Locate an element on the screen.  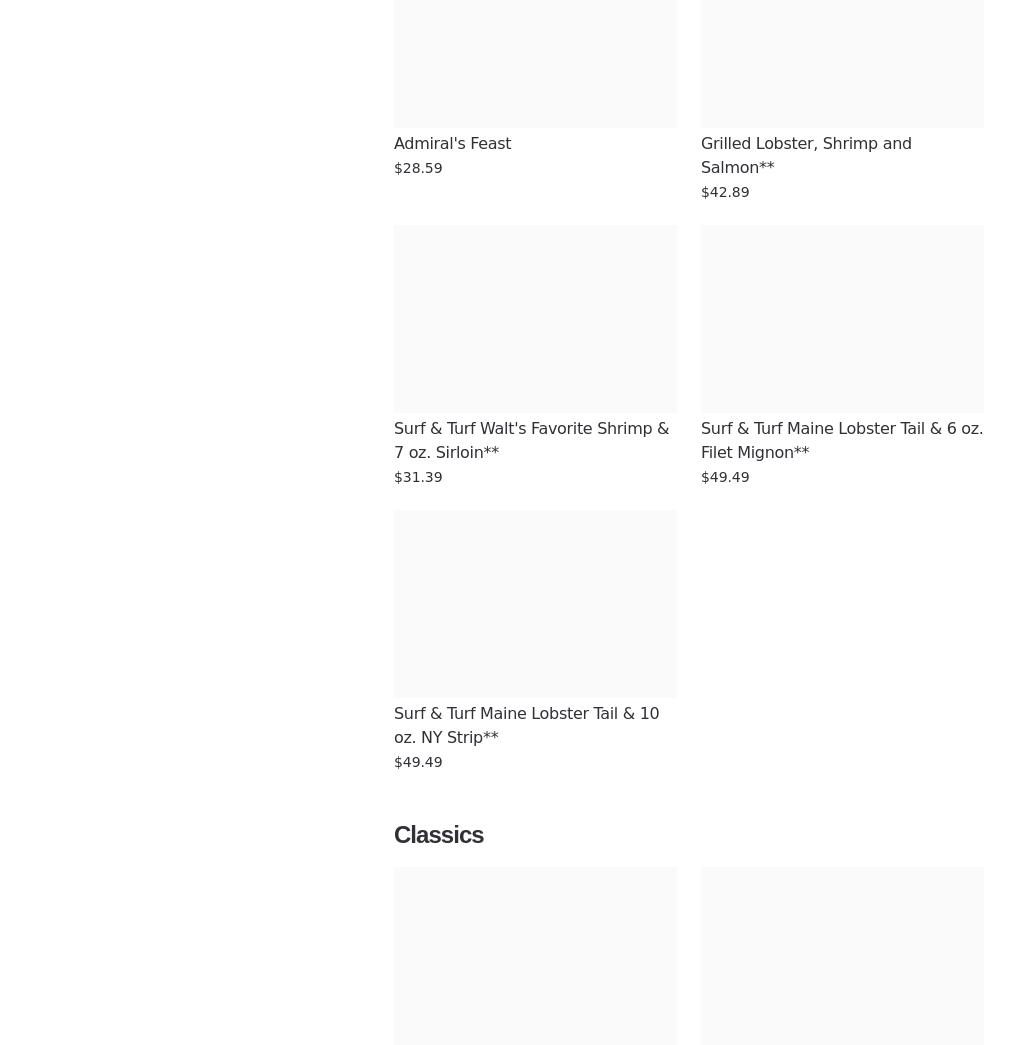
'Grilled Lobster, Shrimp and Salmon**' is located at coordinates (808, 154).